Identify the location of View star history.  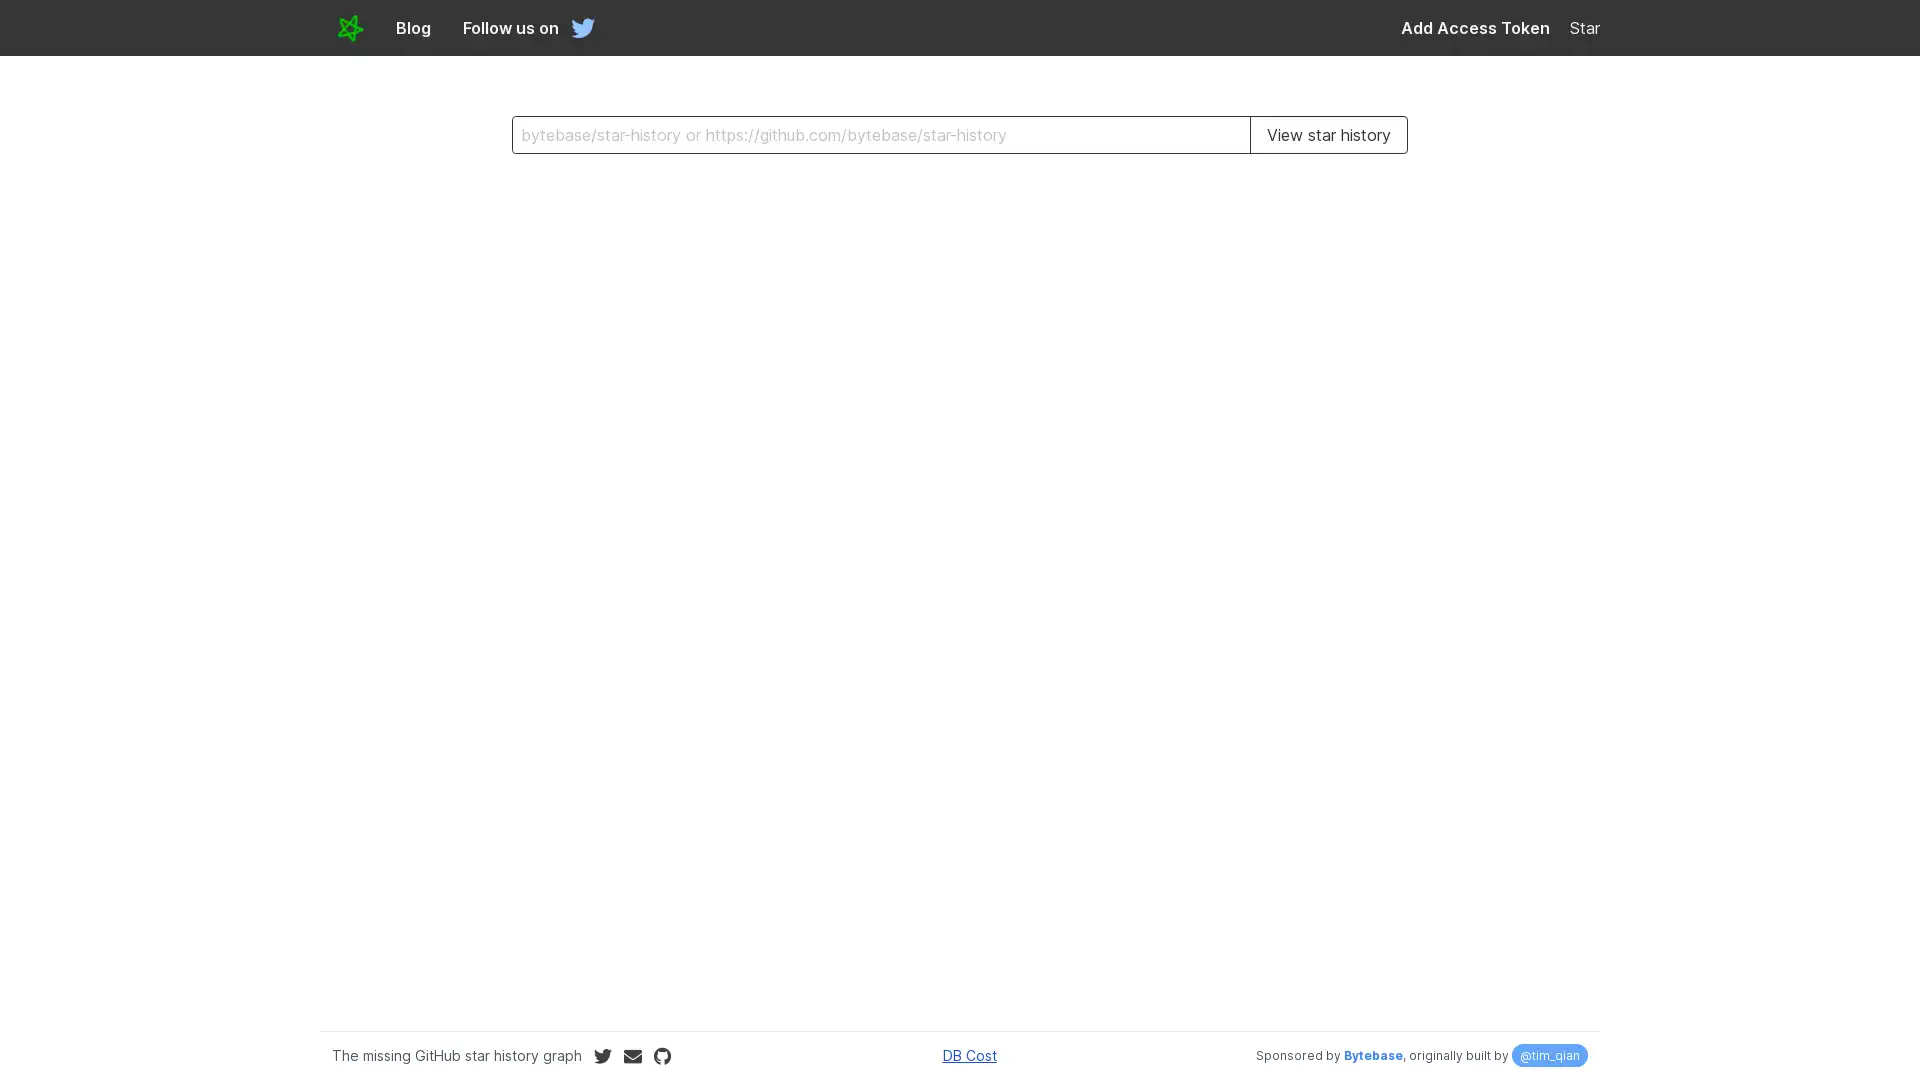
(1328, 135).